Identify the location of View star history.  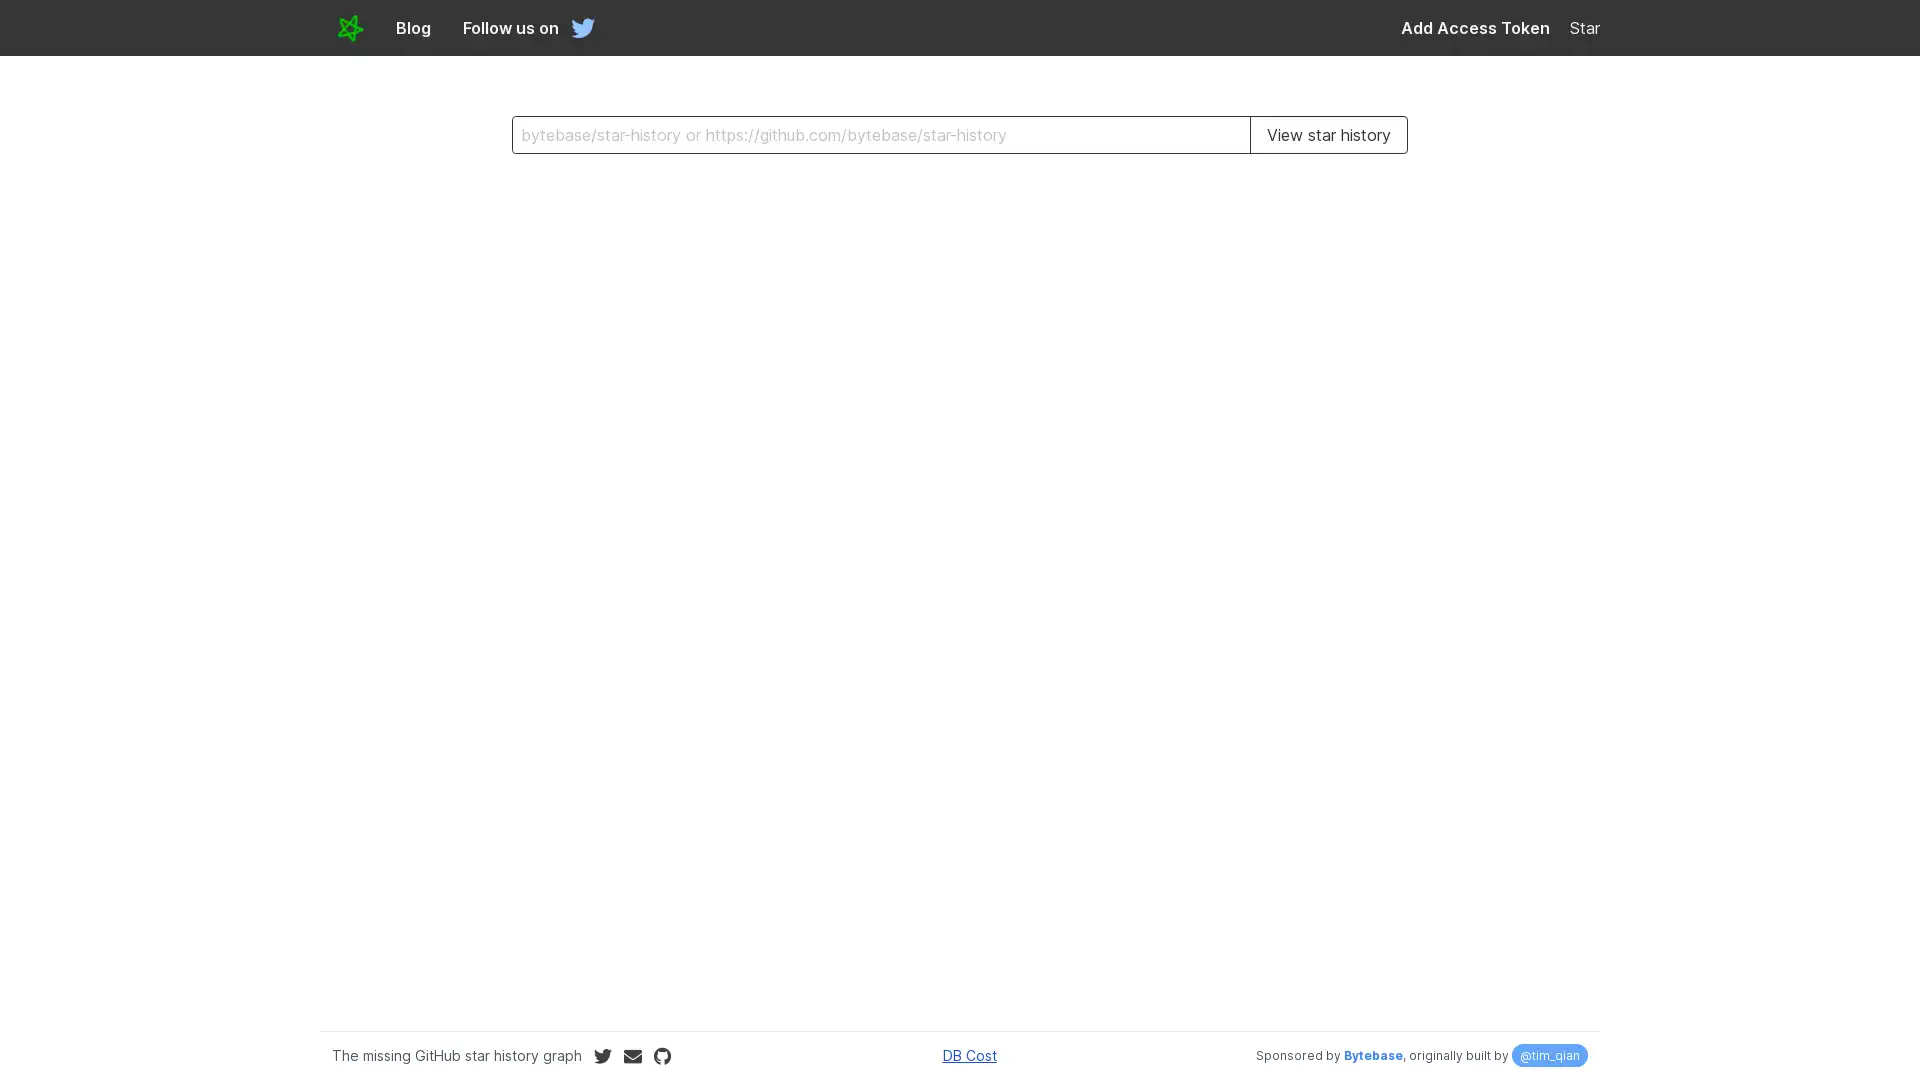
(1328, 135).